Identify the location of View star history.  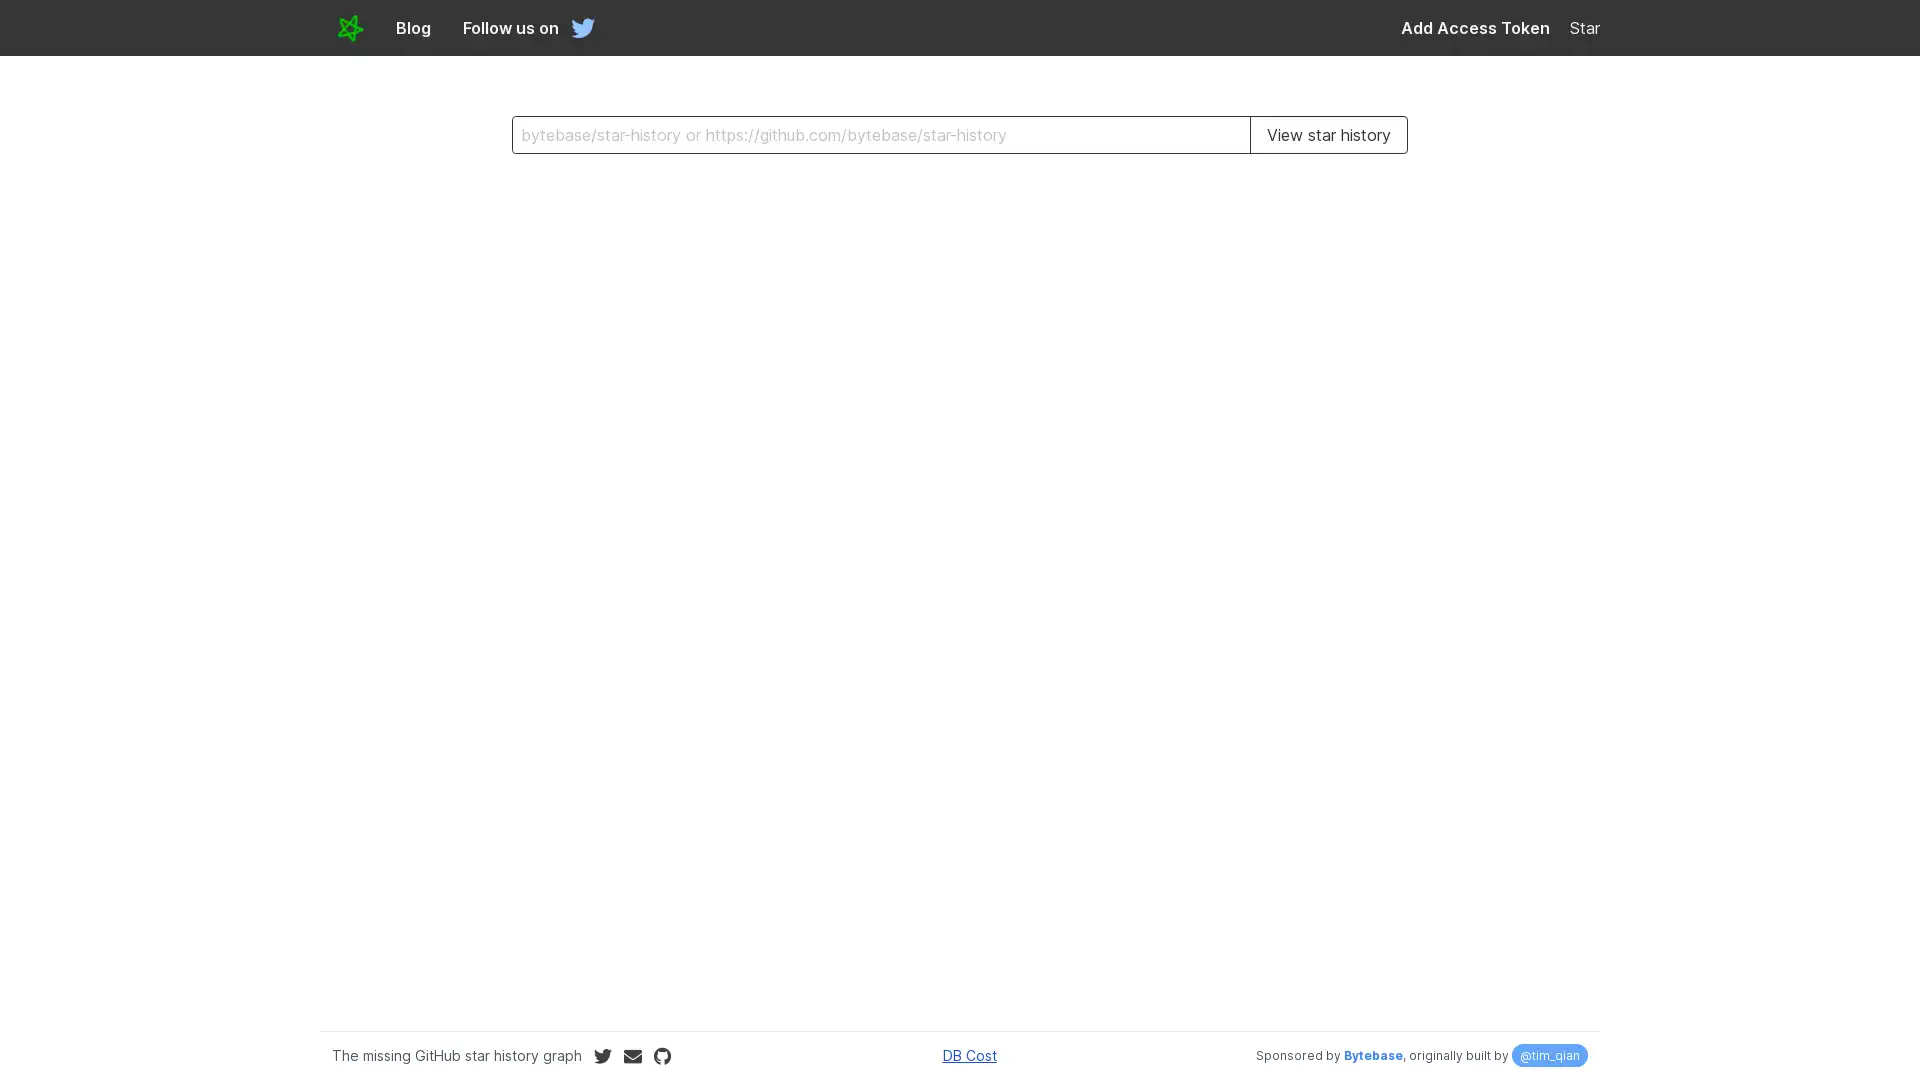
(1328, 135).